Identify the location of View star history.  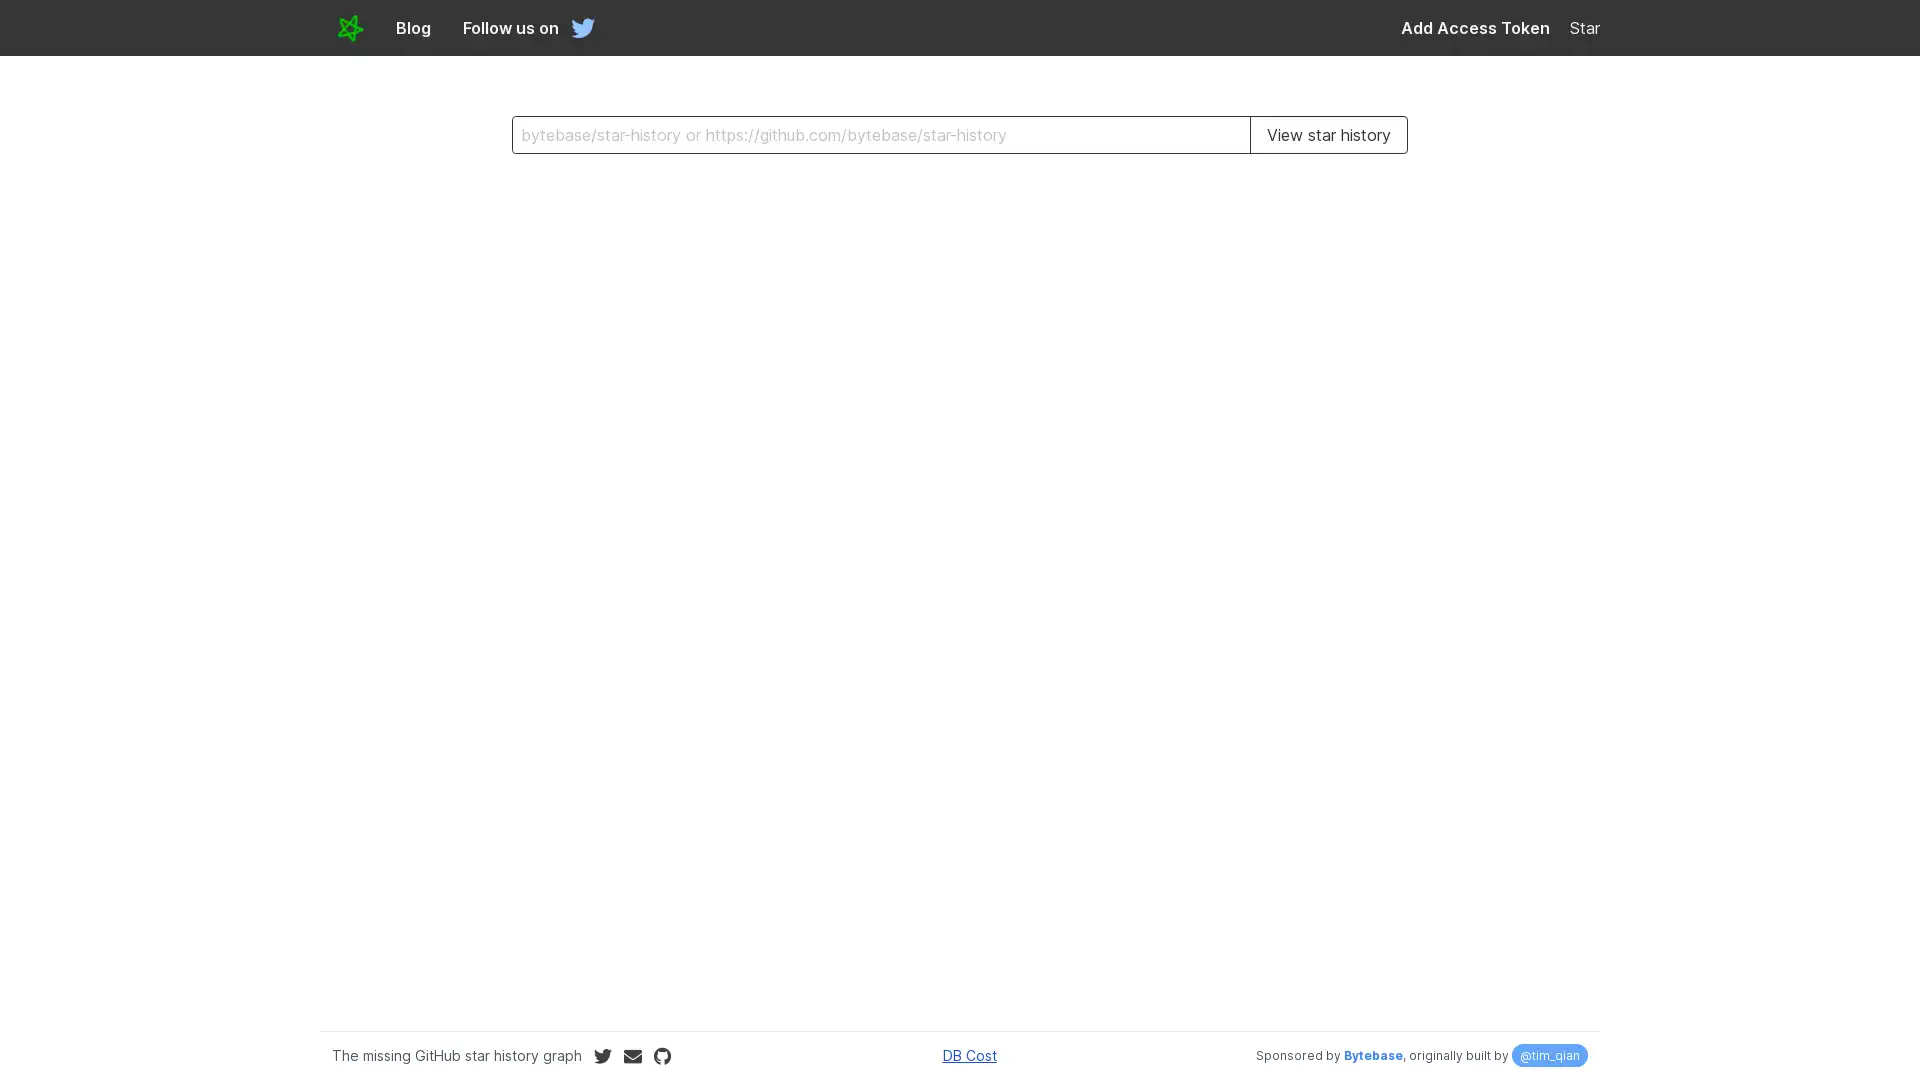
(1328, 135).